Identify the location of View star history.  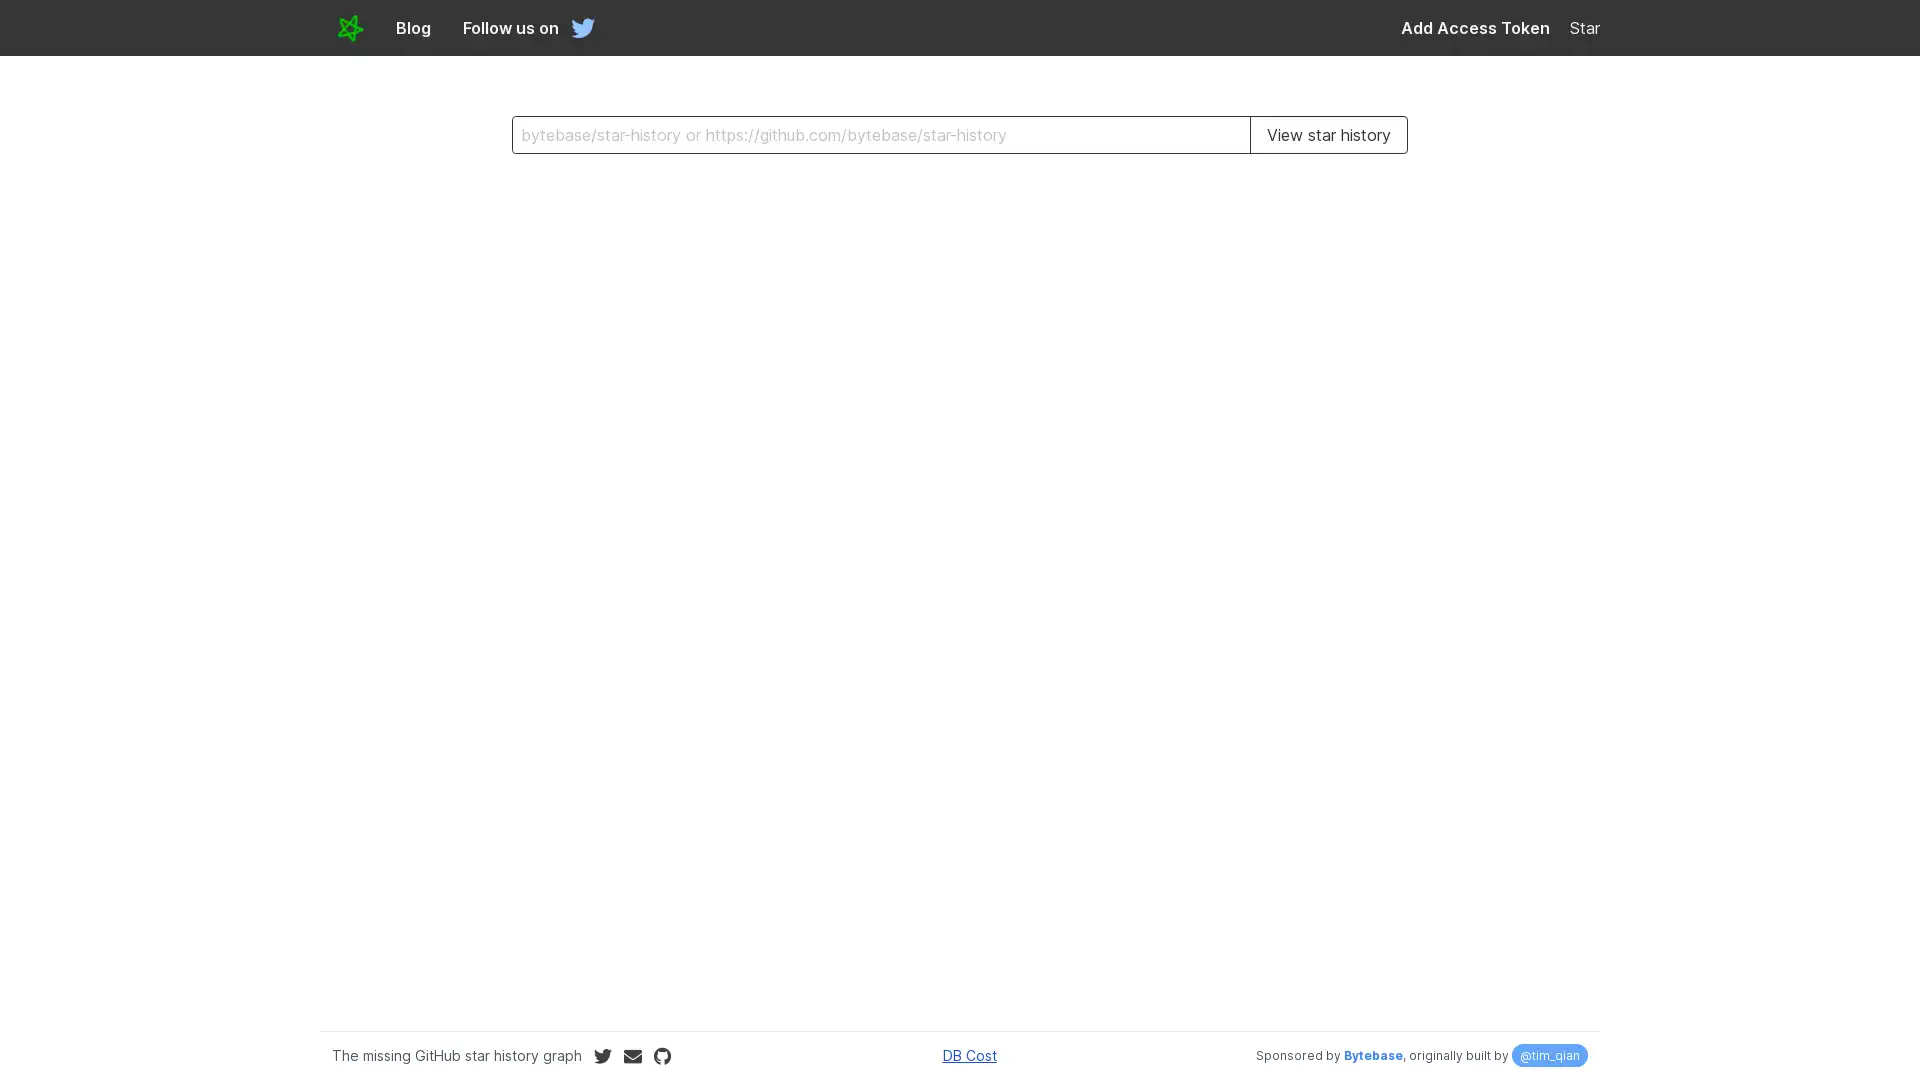
(1328, 135).